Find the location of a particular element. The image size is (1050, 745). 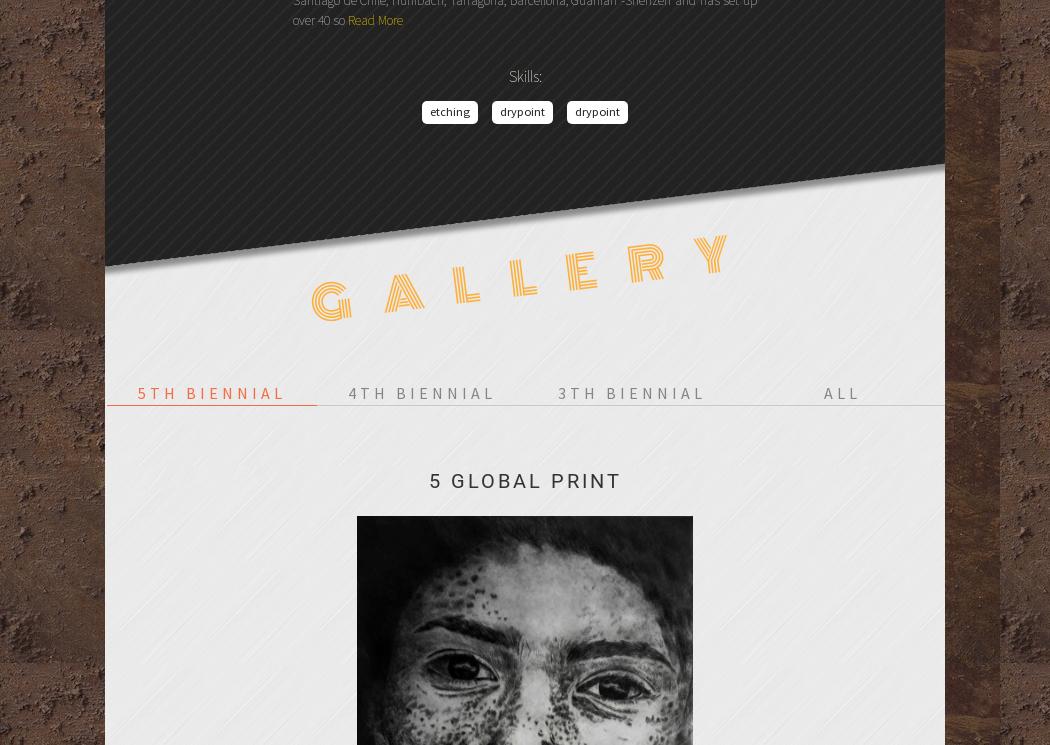

'Skills:' is located at coordinates (523, 75).